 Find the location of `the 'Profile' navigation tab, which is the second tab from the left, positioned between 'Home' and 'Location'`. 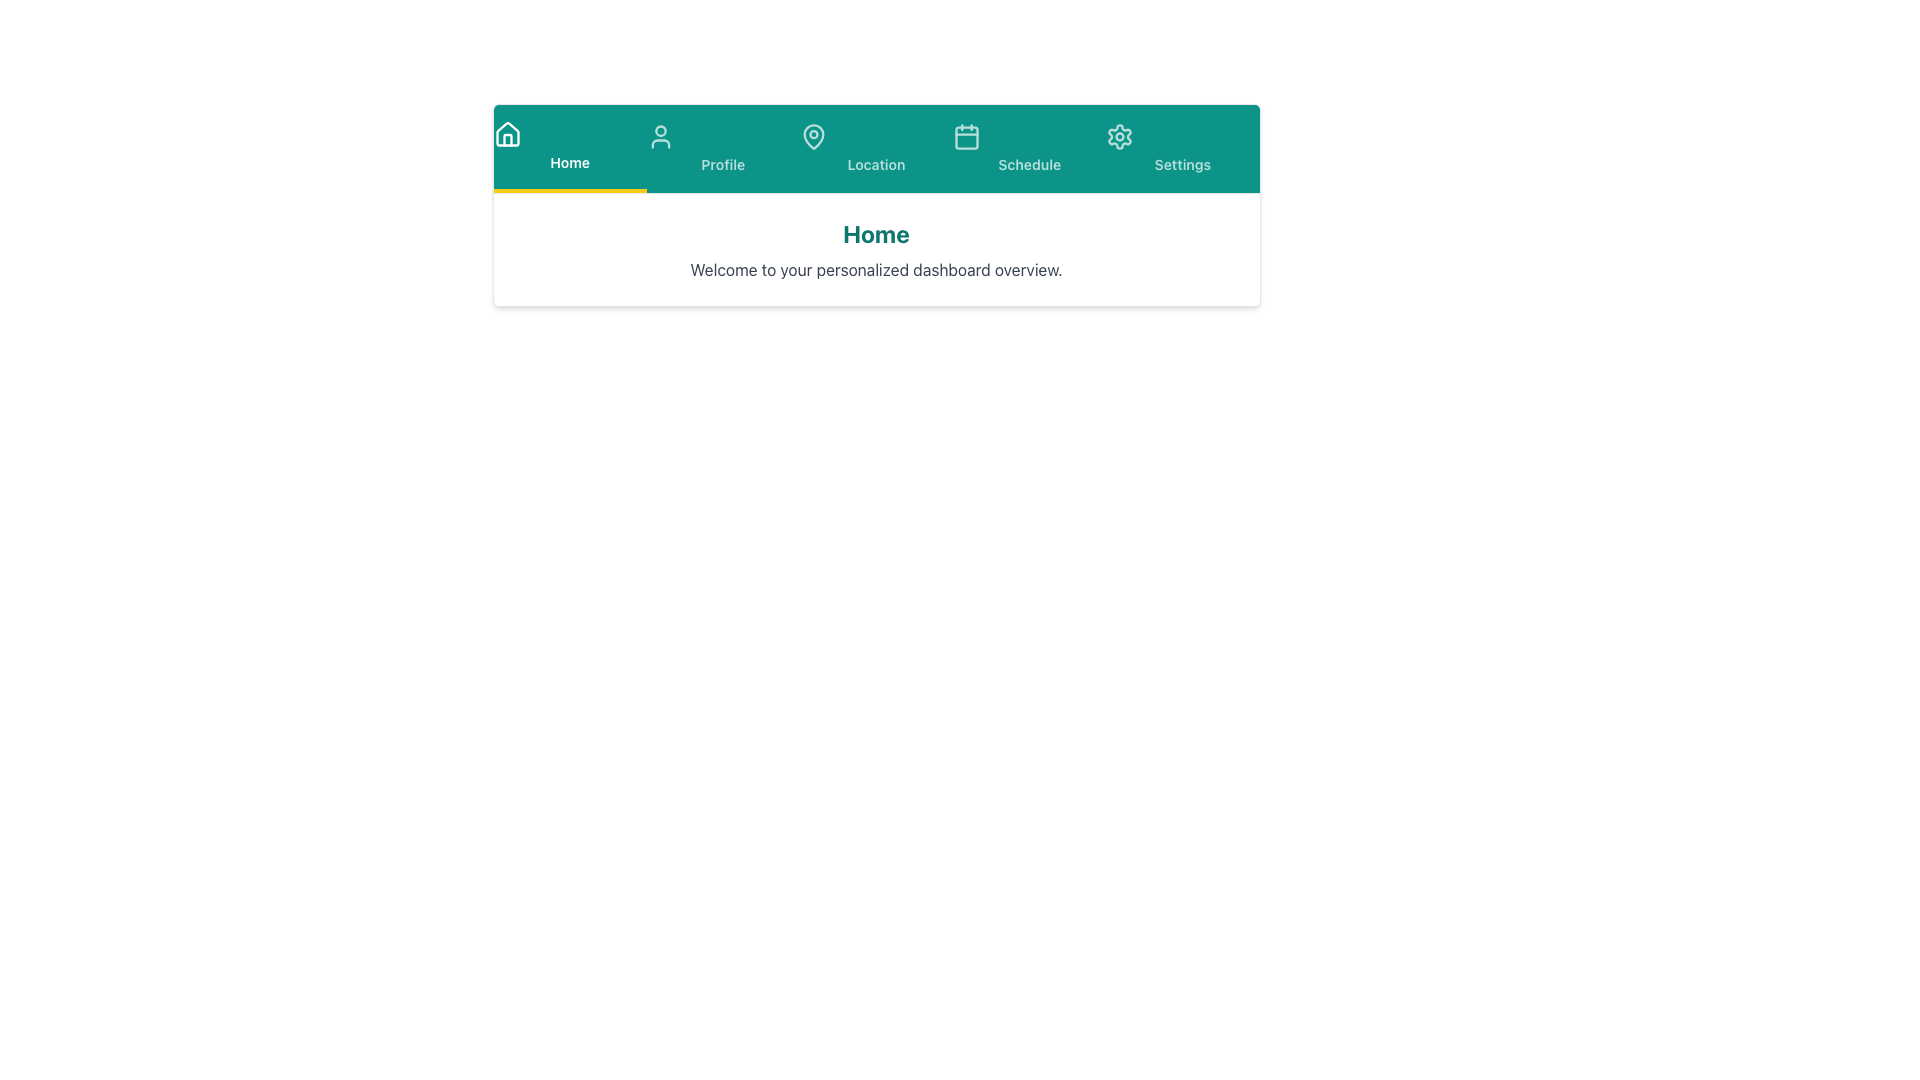

the 'Profile' navigation tab, which is the second tab from the left, positioned between 'Home' and 'Location' is located at coordinates (722, 148).